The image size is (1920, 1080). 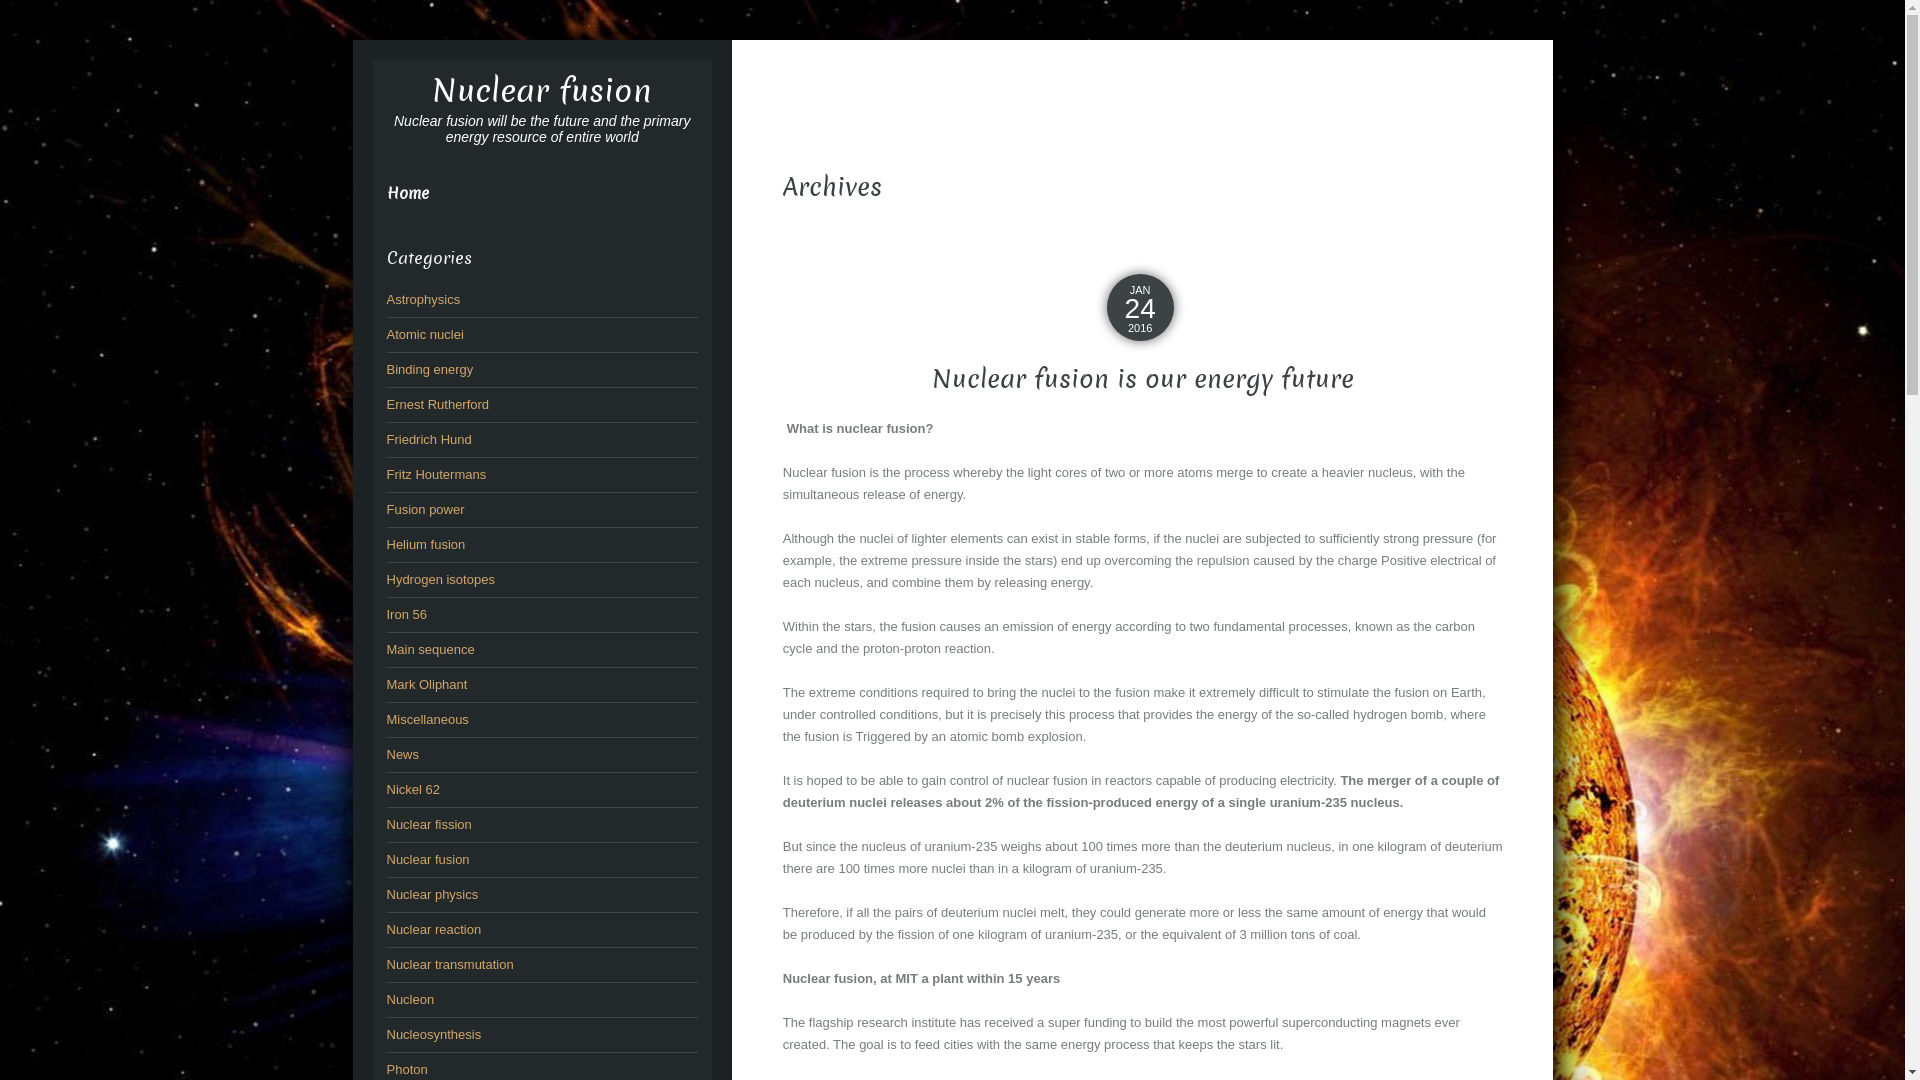 I want to click on 'Fritz Houtermans', so click(x=435, y=474).